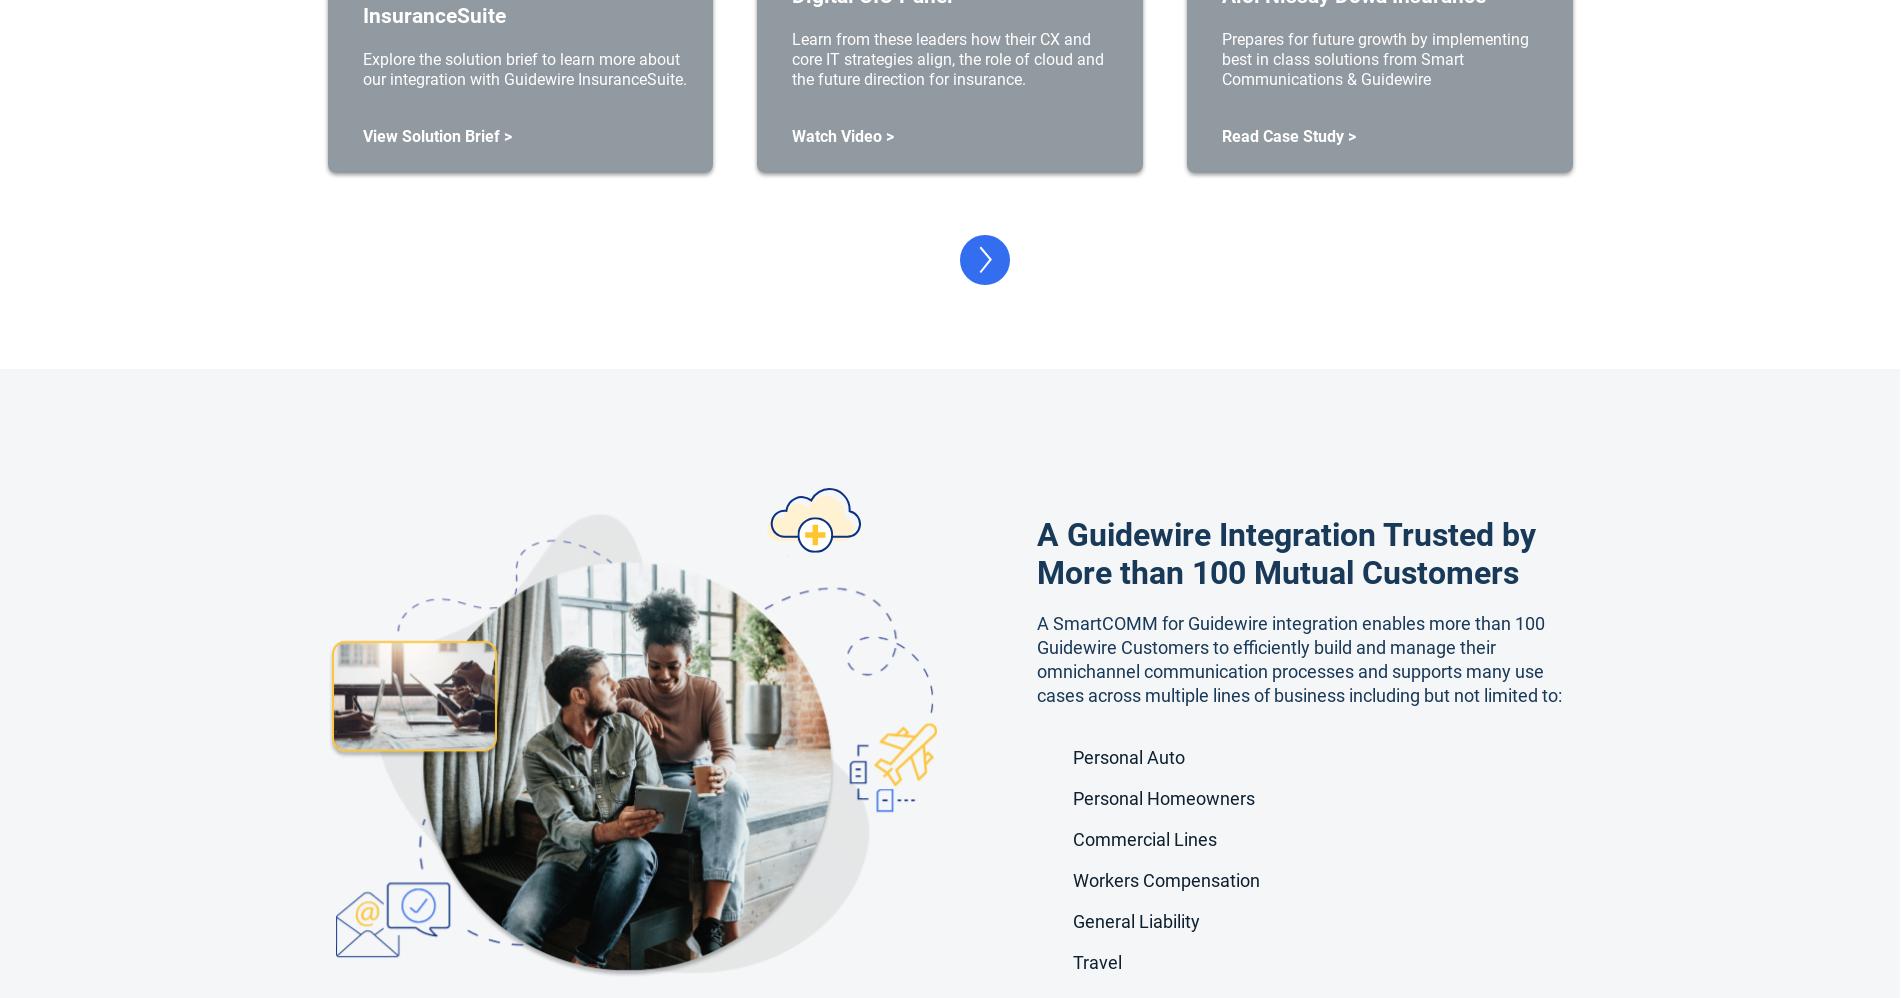  What do you see at coordinates (1096, 961) in the screenshot?
I see `'Travel'` at bounding box center [1096, 961].